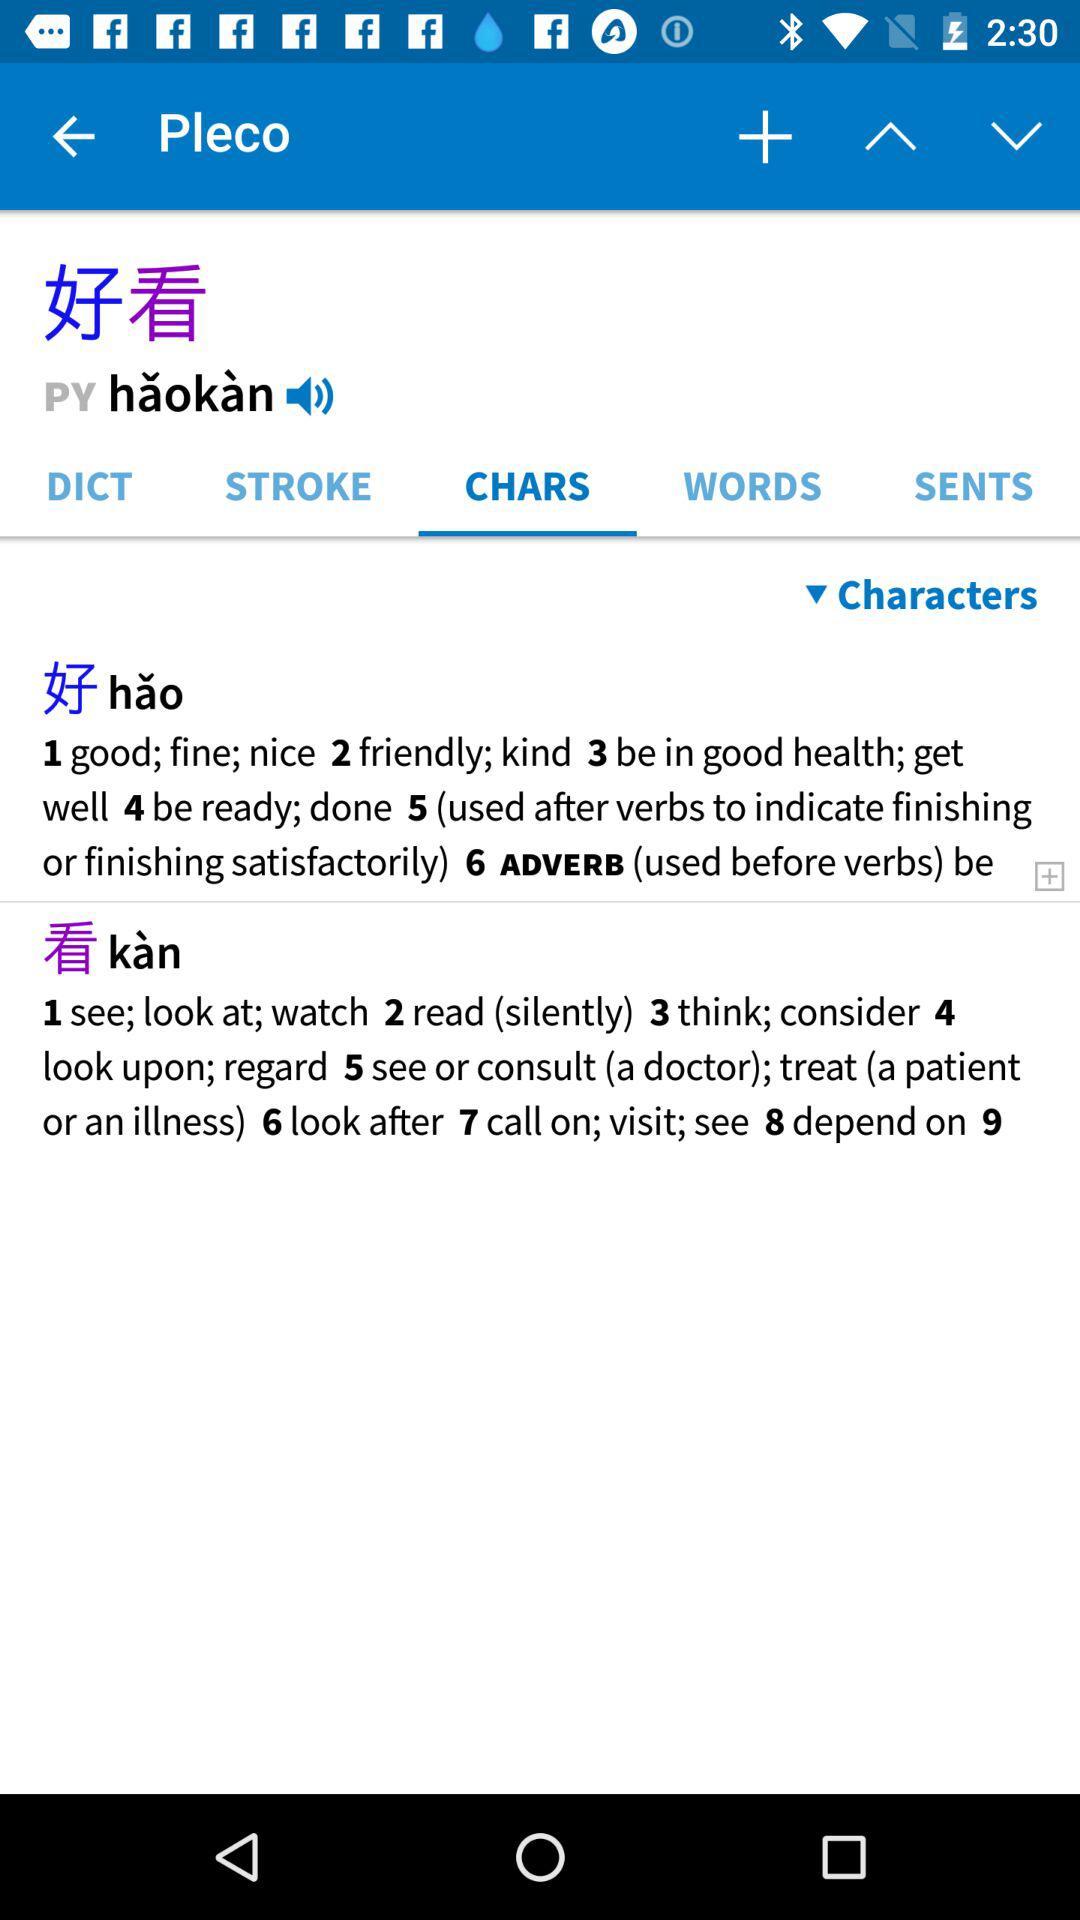  Describe the element at coordinates (88, 483) in the screenshot. I see `icon to the left of stroke` at that location.